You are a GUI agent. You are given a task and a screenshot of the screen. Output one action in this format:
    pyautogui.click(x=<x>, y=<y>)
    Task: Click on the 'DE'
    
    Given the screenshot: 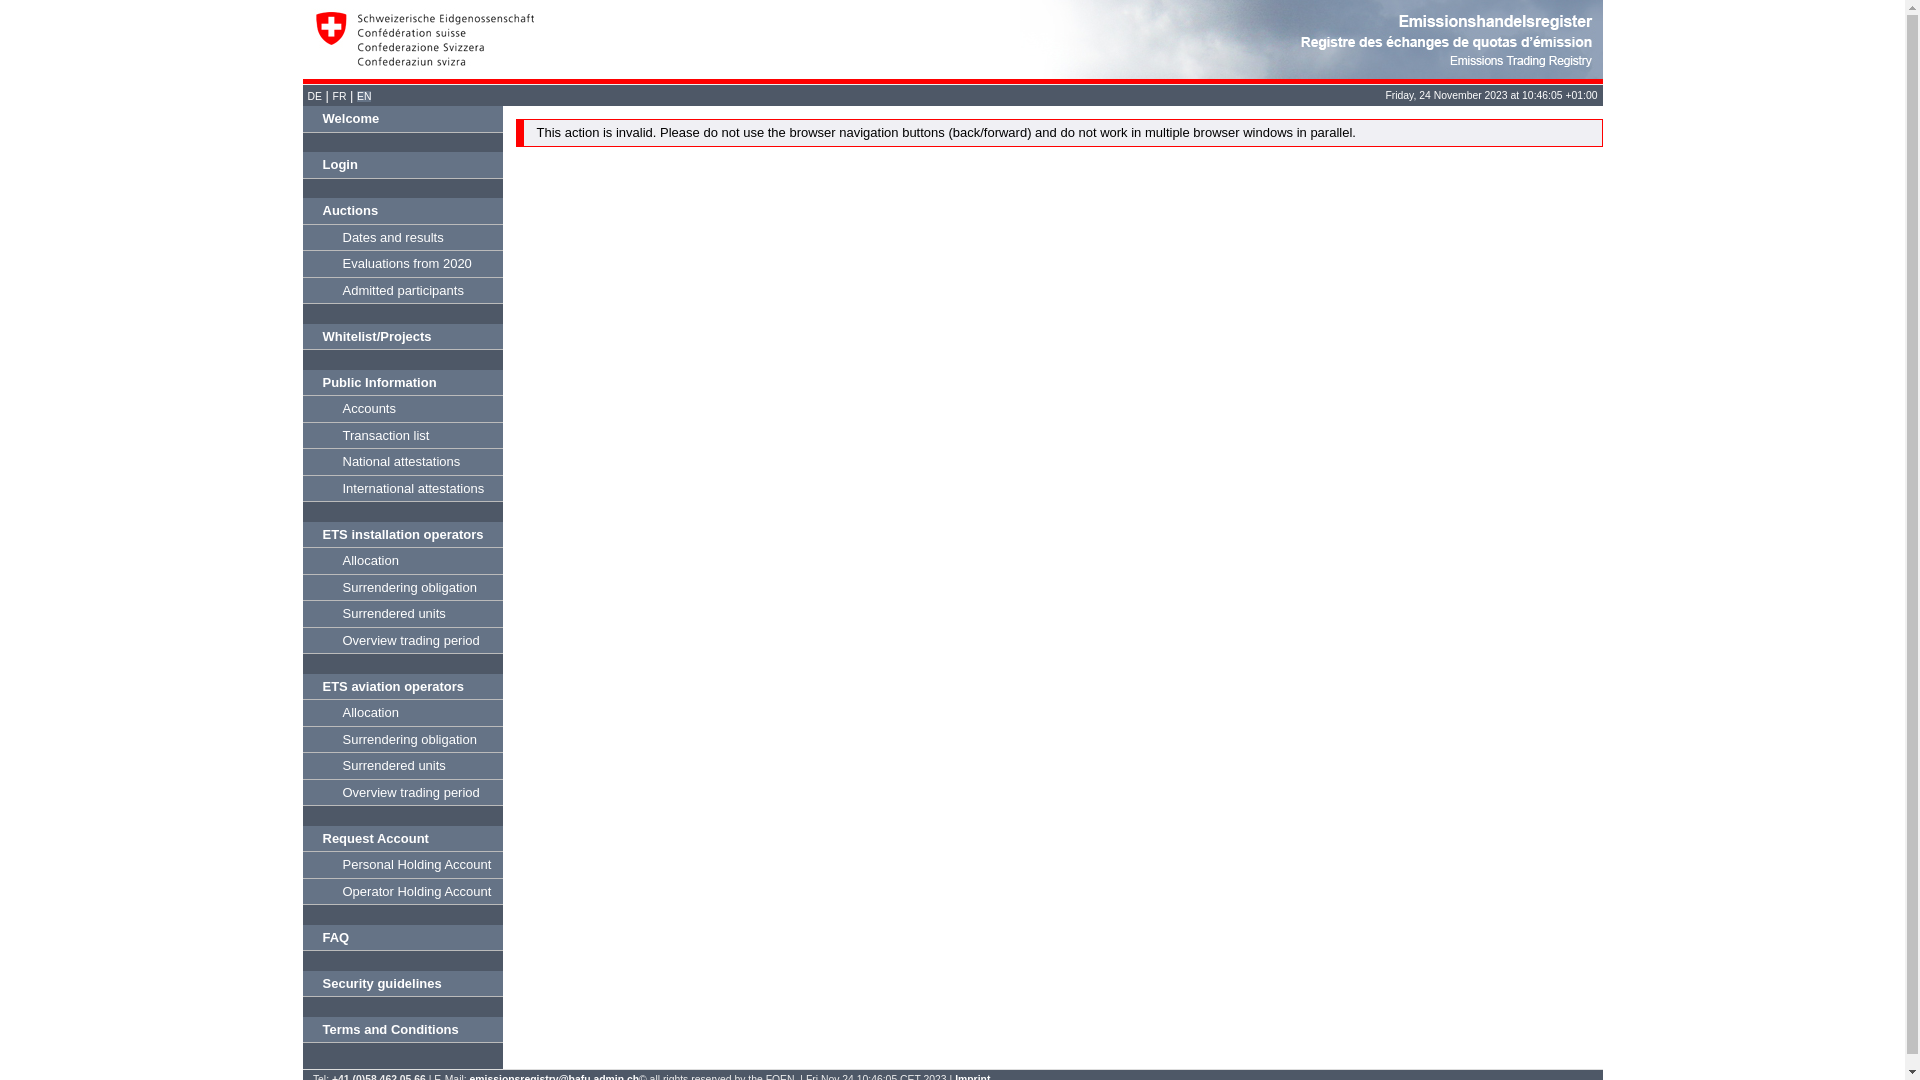 What is the action you would take?
    pyautogui.click(x=306, y=96)
    